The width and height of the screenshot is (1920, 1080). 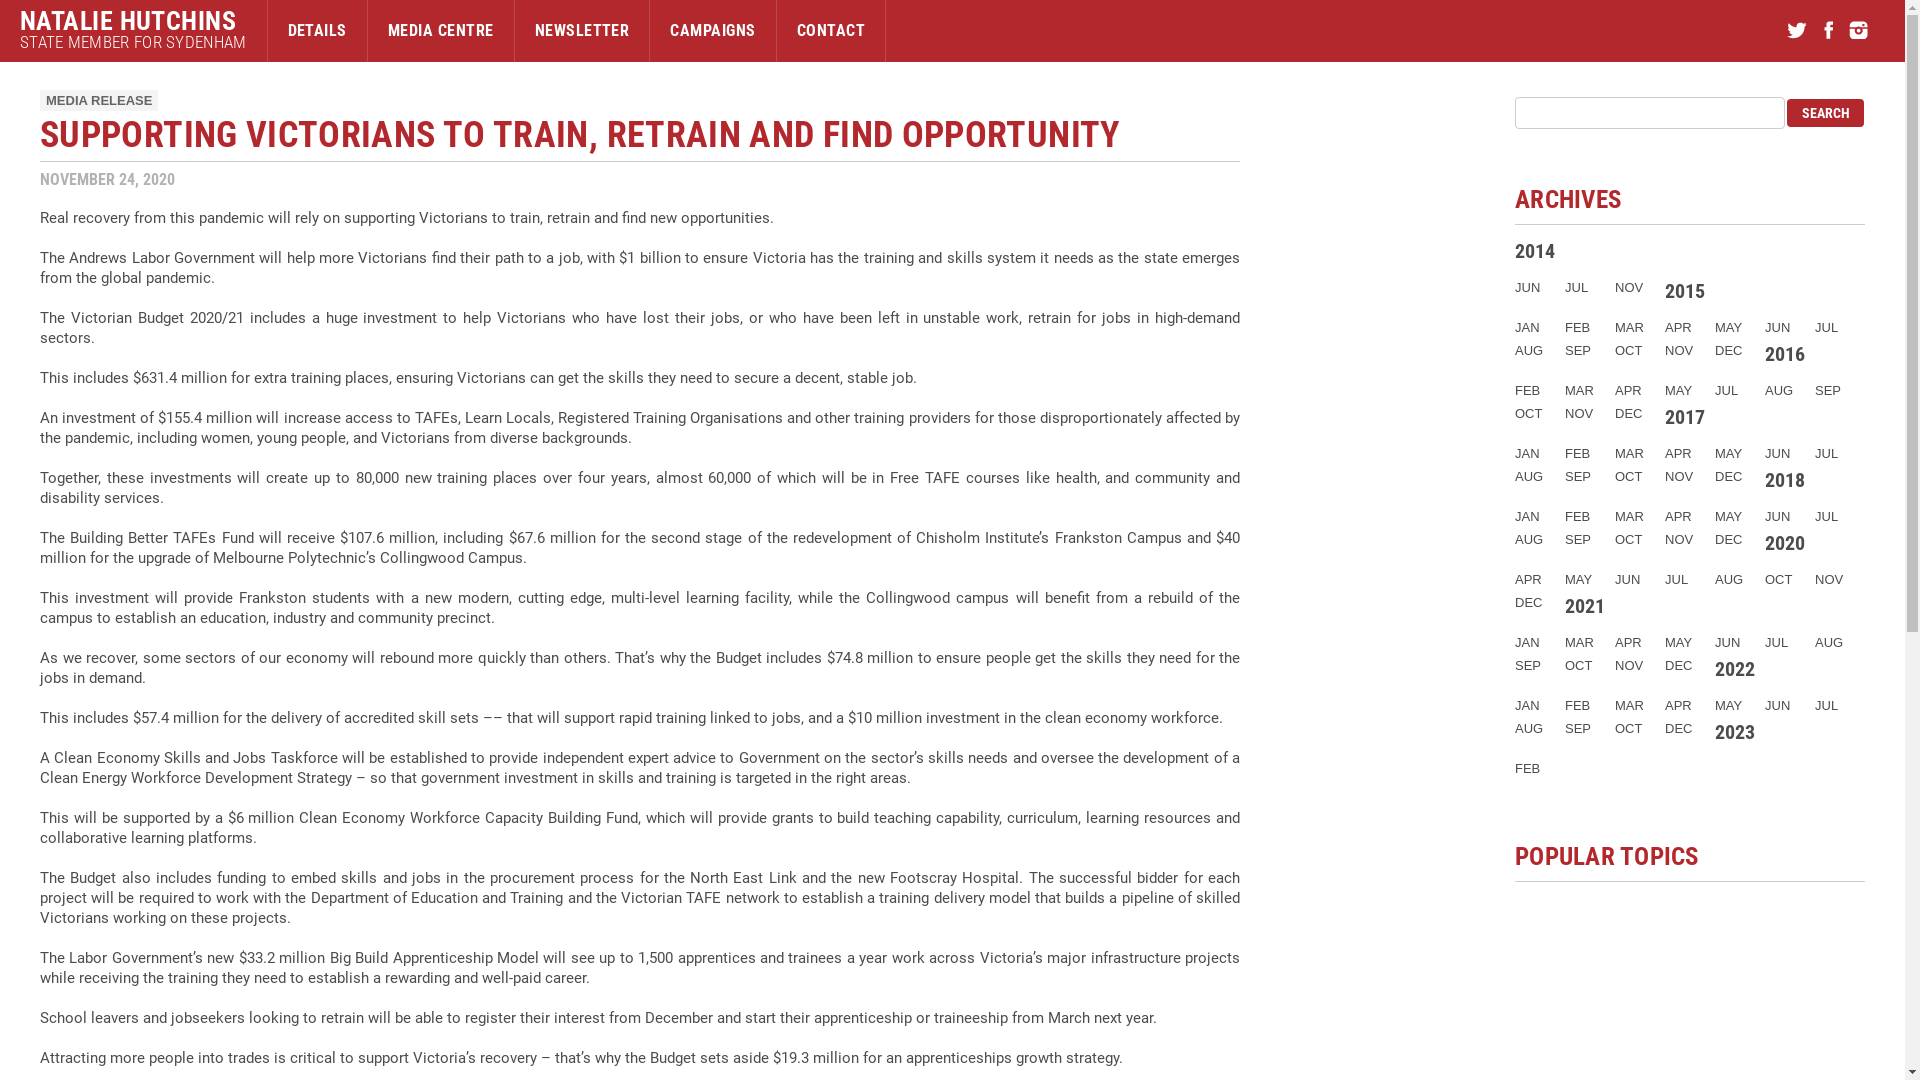 What do you see at coordinates (316, 30) in the screenshot?
I see `'DETAILS'` at bounding box center [316, 30].